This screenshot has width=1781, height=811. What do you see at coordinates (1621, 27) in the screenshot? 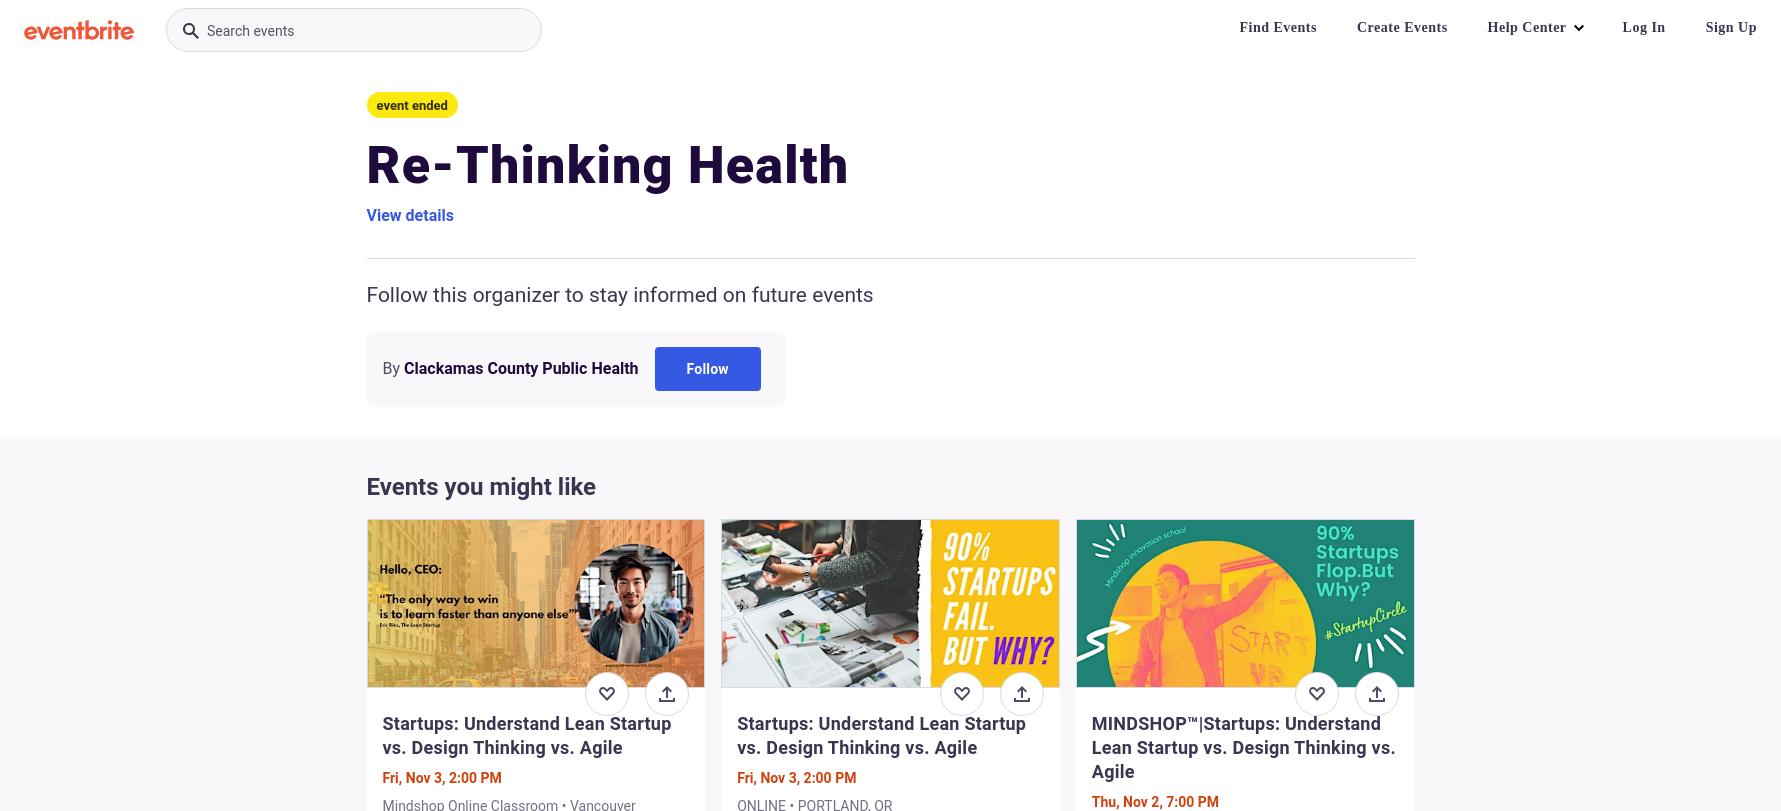
I see `'Log In'` at bounding box center [1621, 27].